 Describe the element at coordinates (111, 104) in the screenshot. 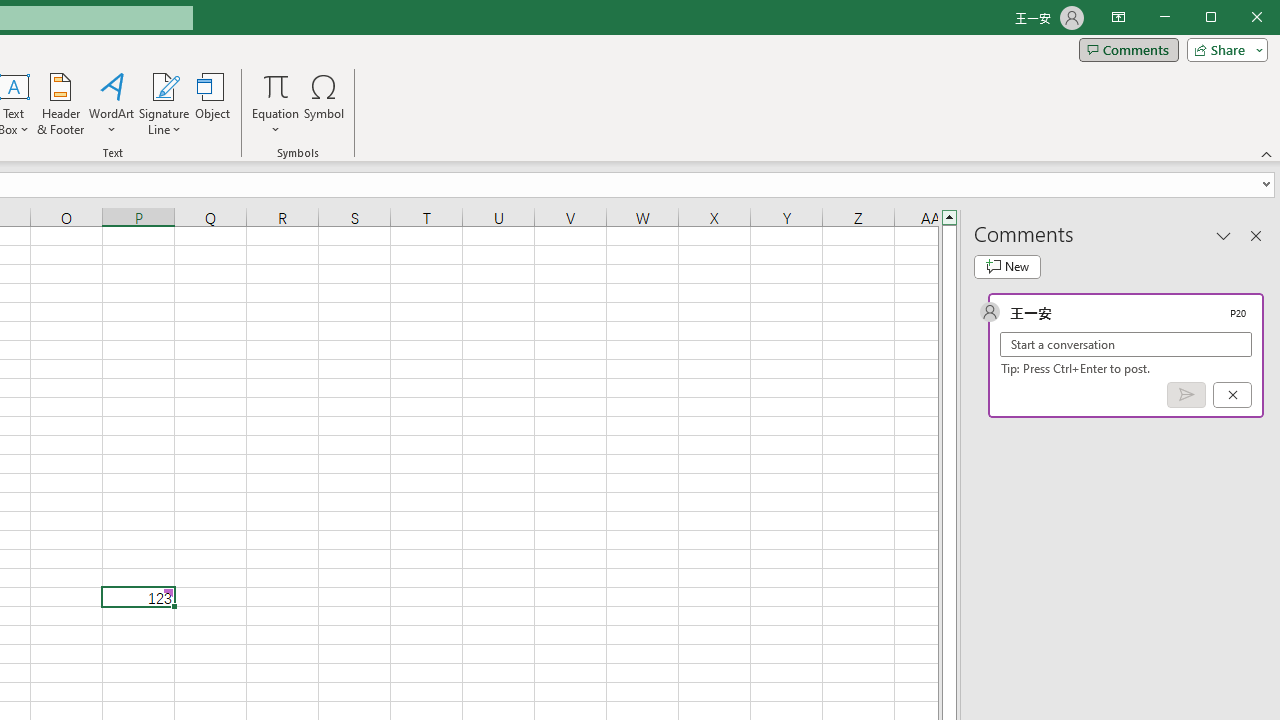

I see `'WordArt'` at that location.